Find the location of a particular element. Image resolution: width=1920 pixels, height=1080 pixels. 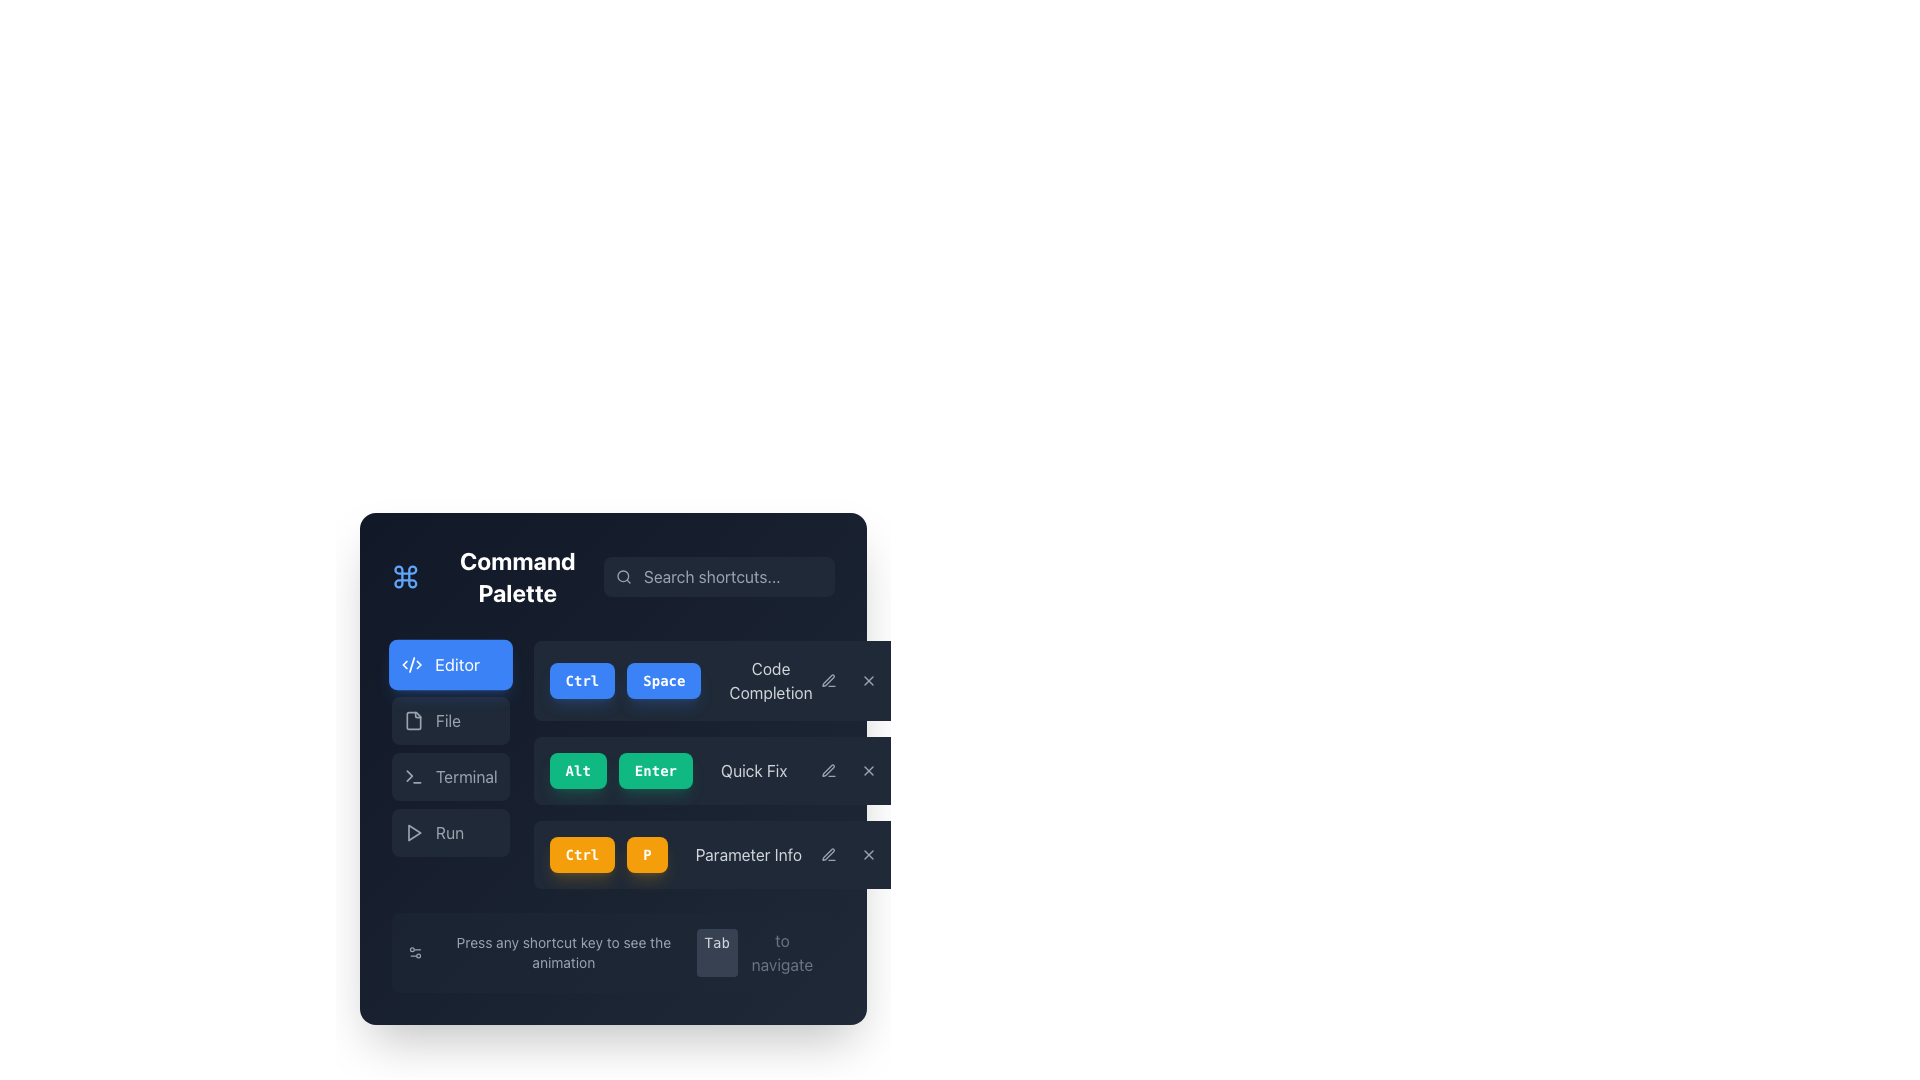

the text label displaying 'Terminal', which is styled in light grey against a dark background and is located in the lower section of the 'Command Palette' interface, adjacent to a terminal icon is located at coordinates (465, 775).